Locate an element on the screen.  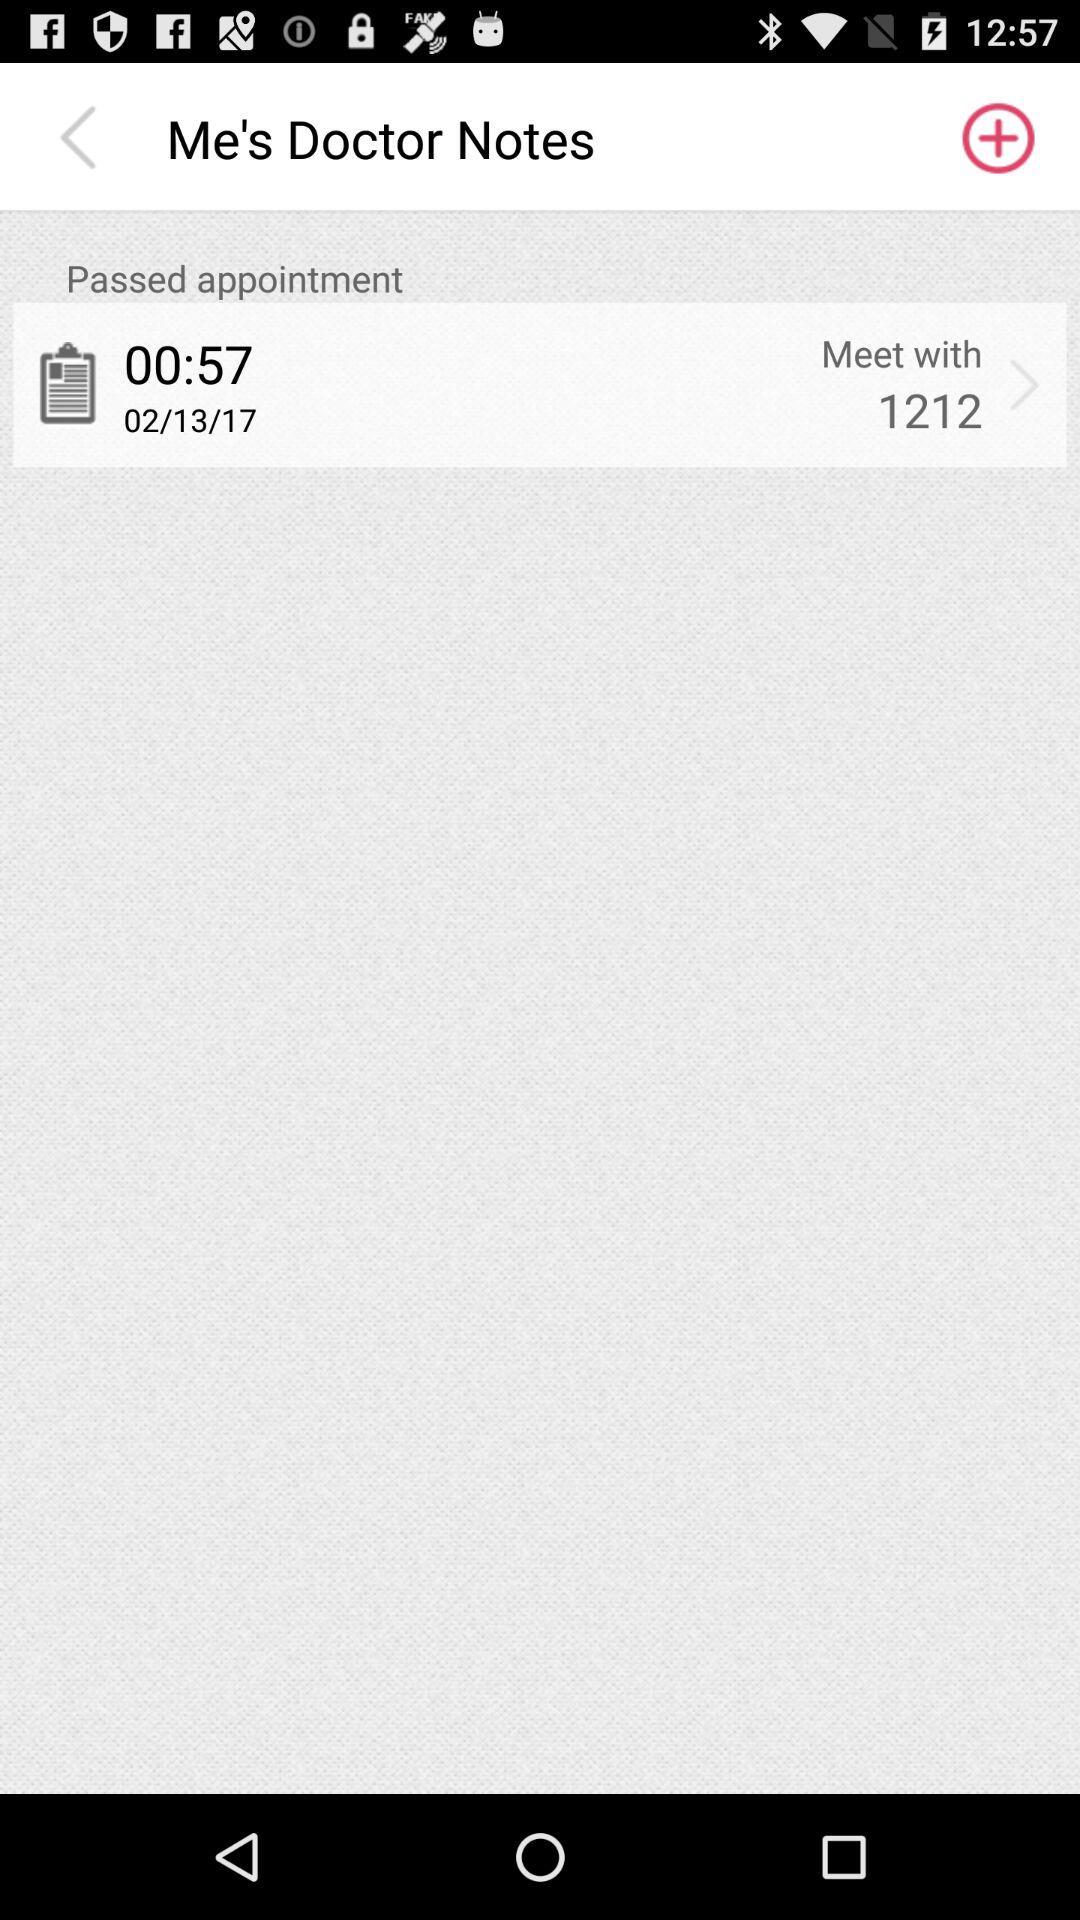
the 02/13/17 item is located at coordinates (190, 418).